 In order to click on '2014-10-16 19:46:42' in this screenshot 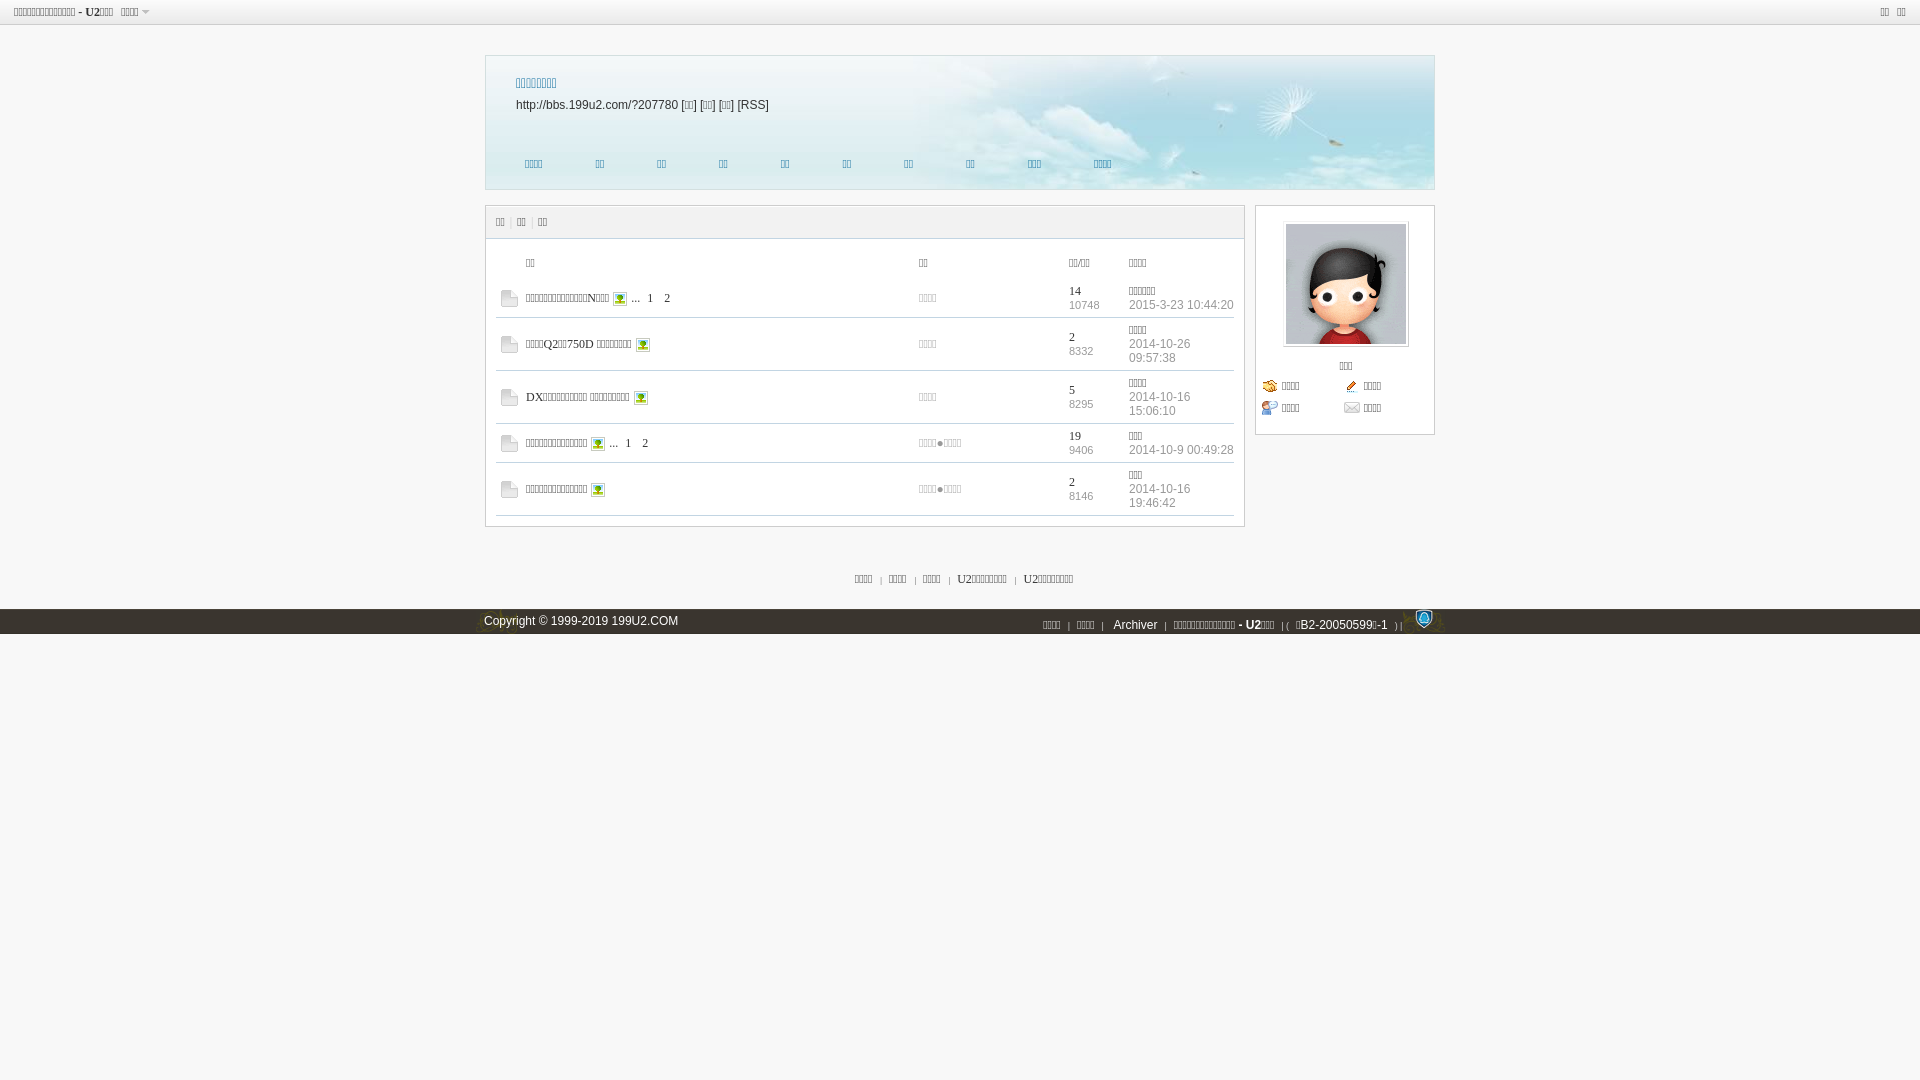, I will do `click(1159, 495)`.